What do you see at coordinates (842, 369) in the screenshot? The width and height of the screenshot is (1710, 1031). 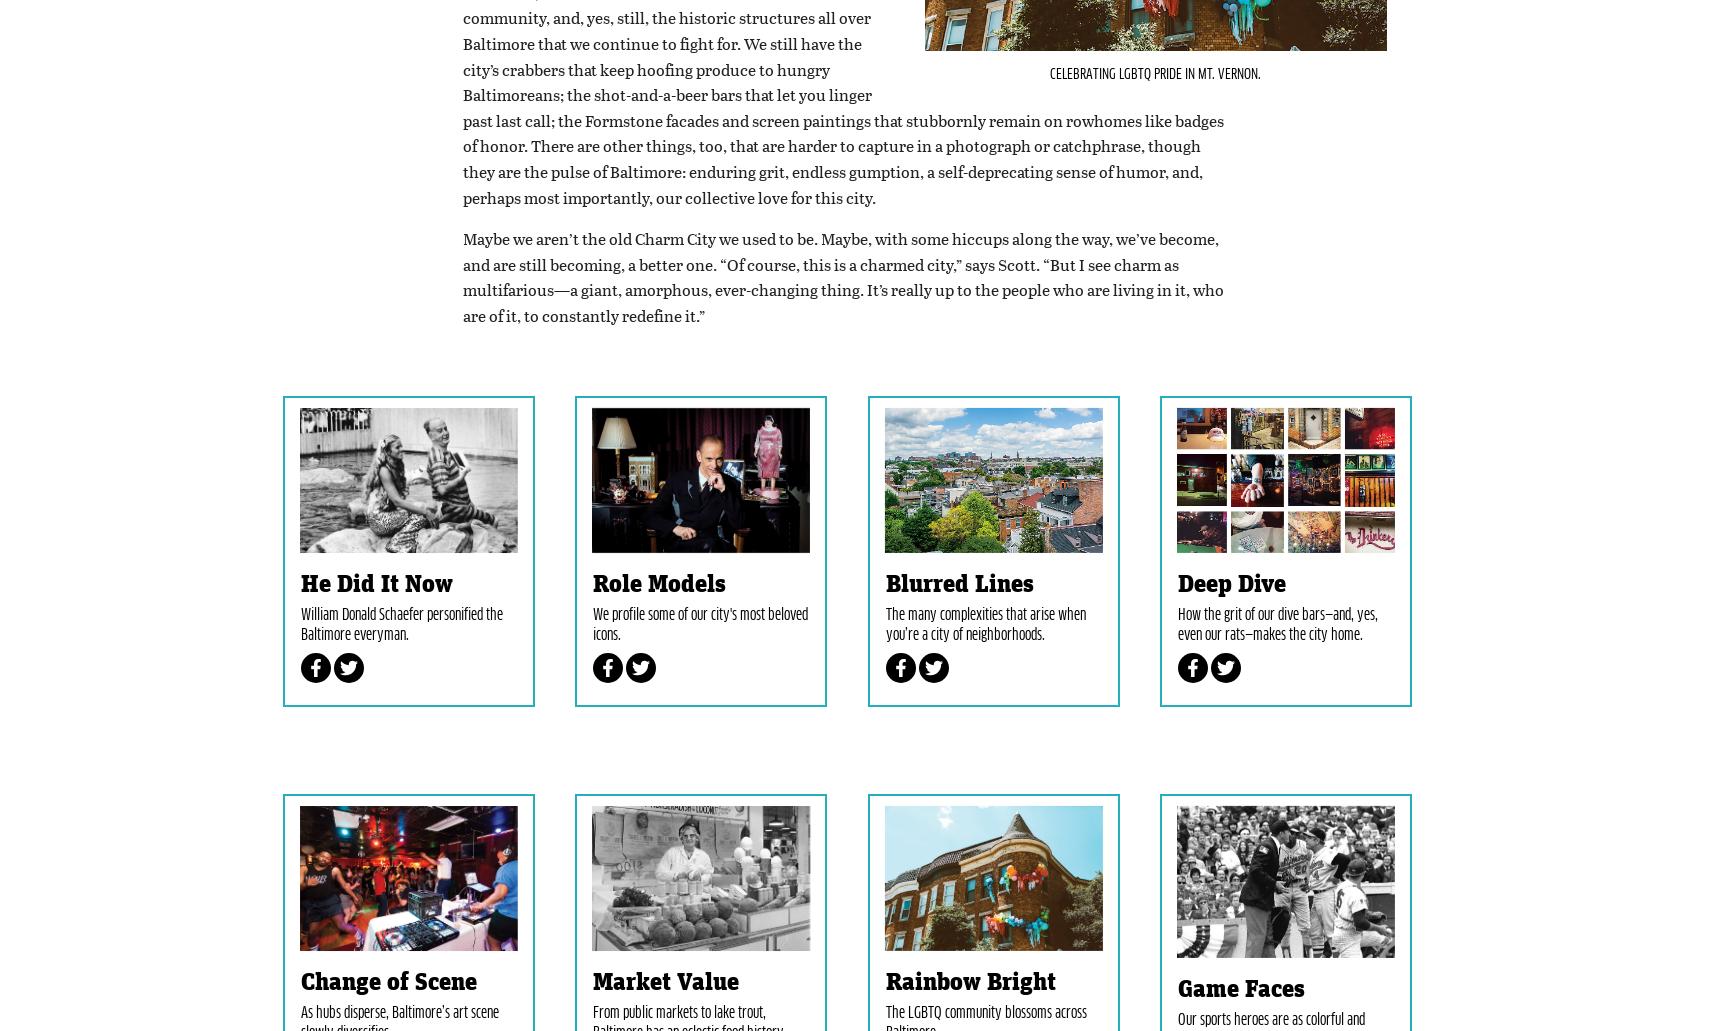 I see `'Maybe we aren’t the old Charm City we used to be. Maybe, with some hiccups along the way, we’ve become, and are still becoming, a better one. “Of course, this is a charmed city,” says Scott. “But I see charm as multifarious—a giant, amorphous, ever-changing thing. It’s really up to the people who are living in it, who are of it, to constantly redefine it.”'` at bounding box center [842, 369].